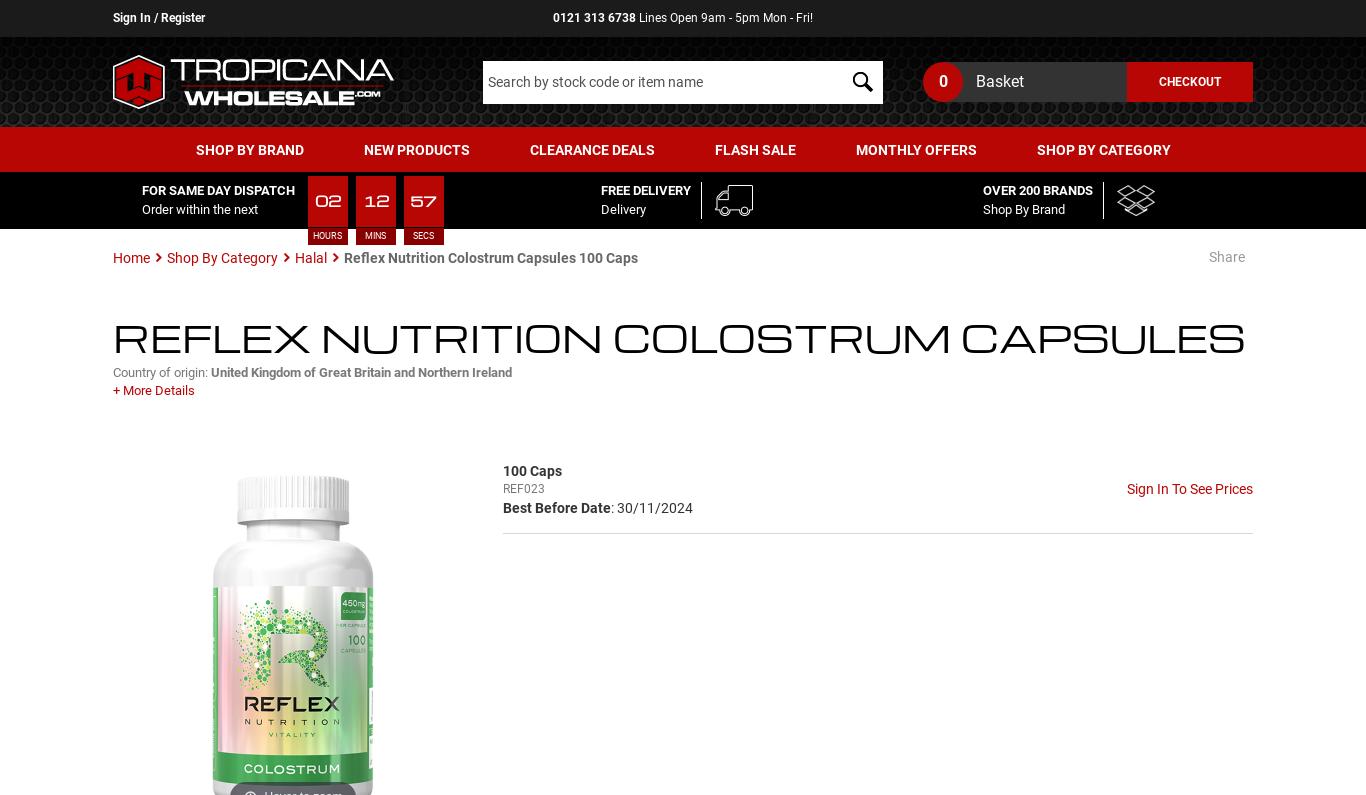 The width and height of the screenshot is (1366, 795). Describe the element at coordinates (650, 505) in the screenshot. I see `': 30/11/2024'` at that location.